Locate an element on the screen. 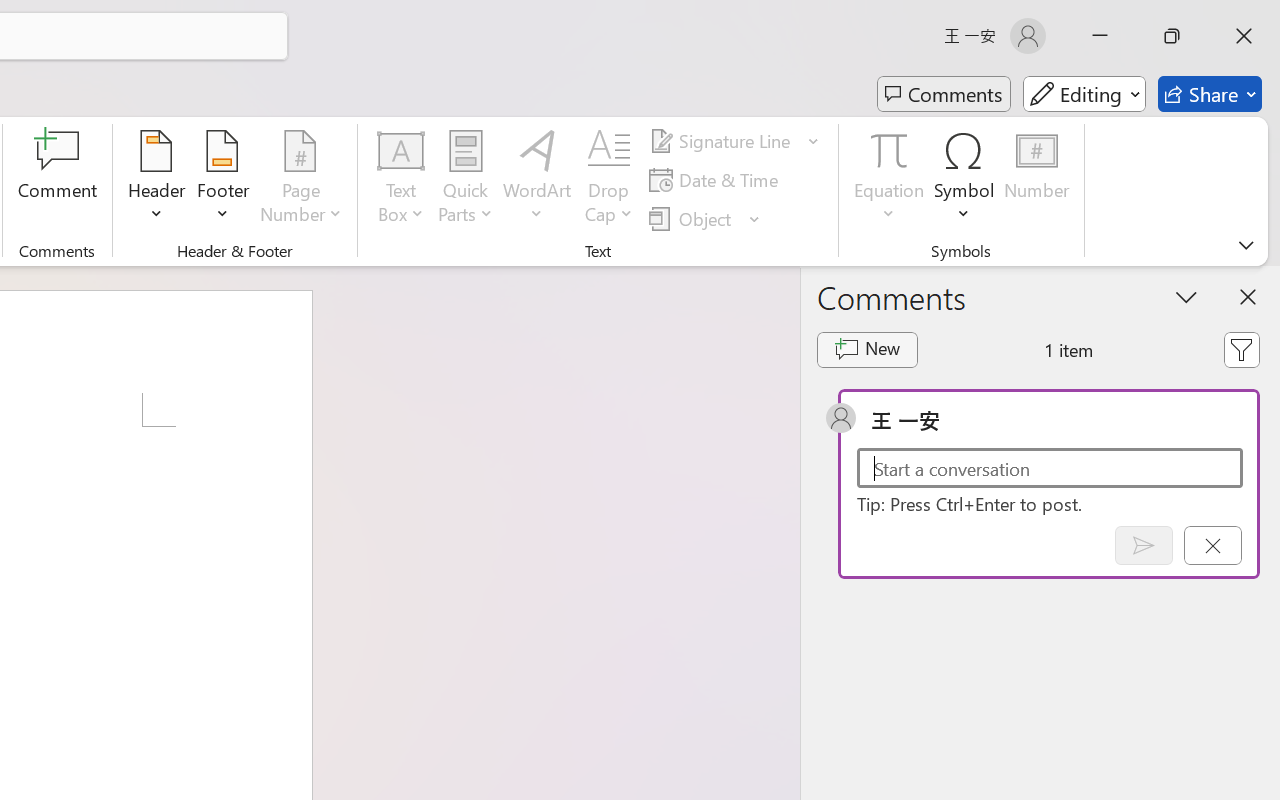  'New comment' is located at coordinates (867, 350).